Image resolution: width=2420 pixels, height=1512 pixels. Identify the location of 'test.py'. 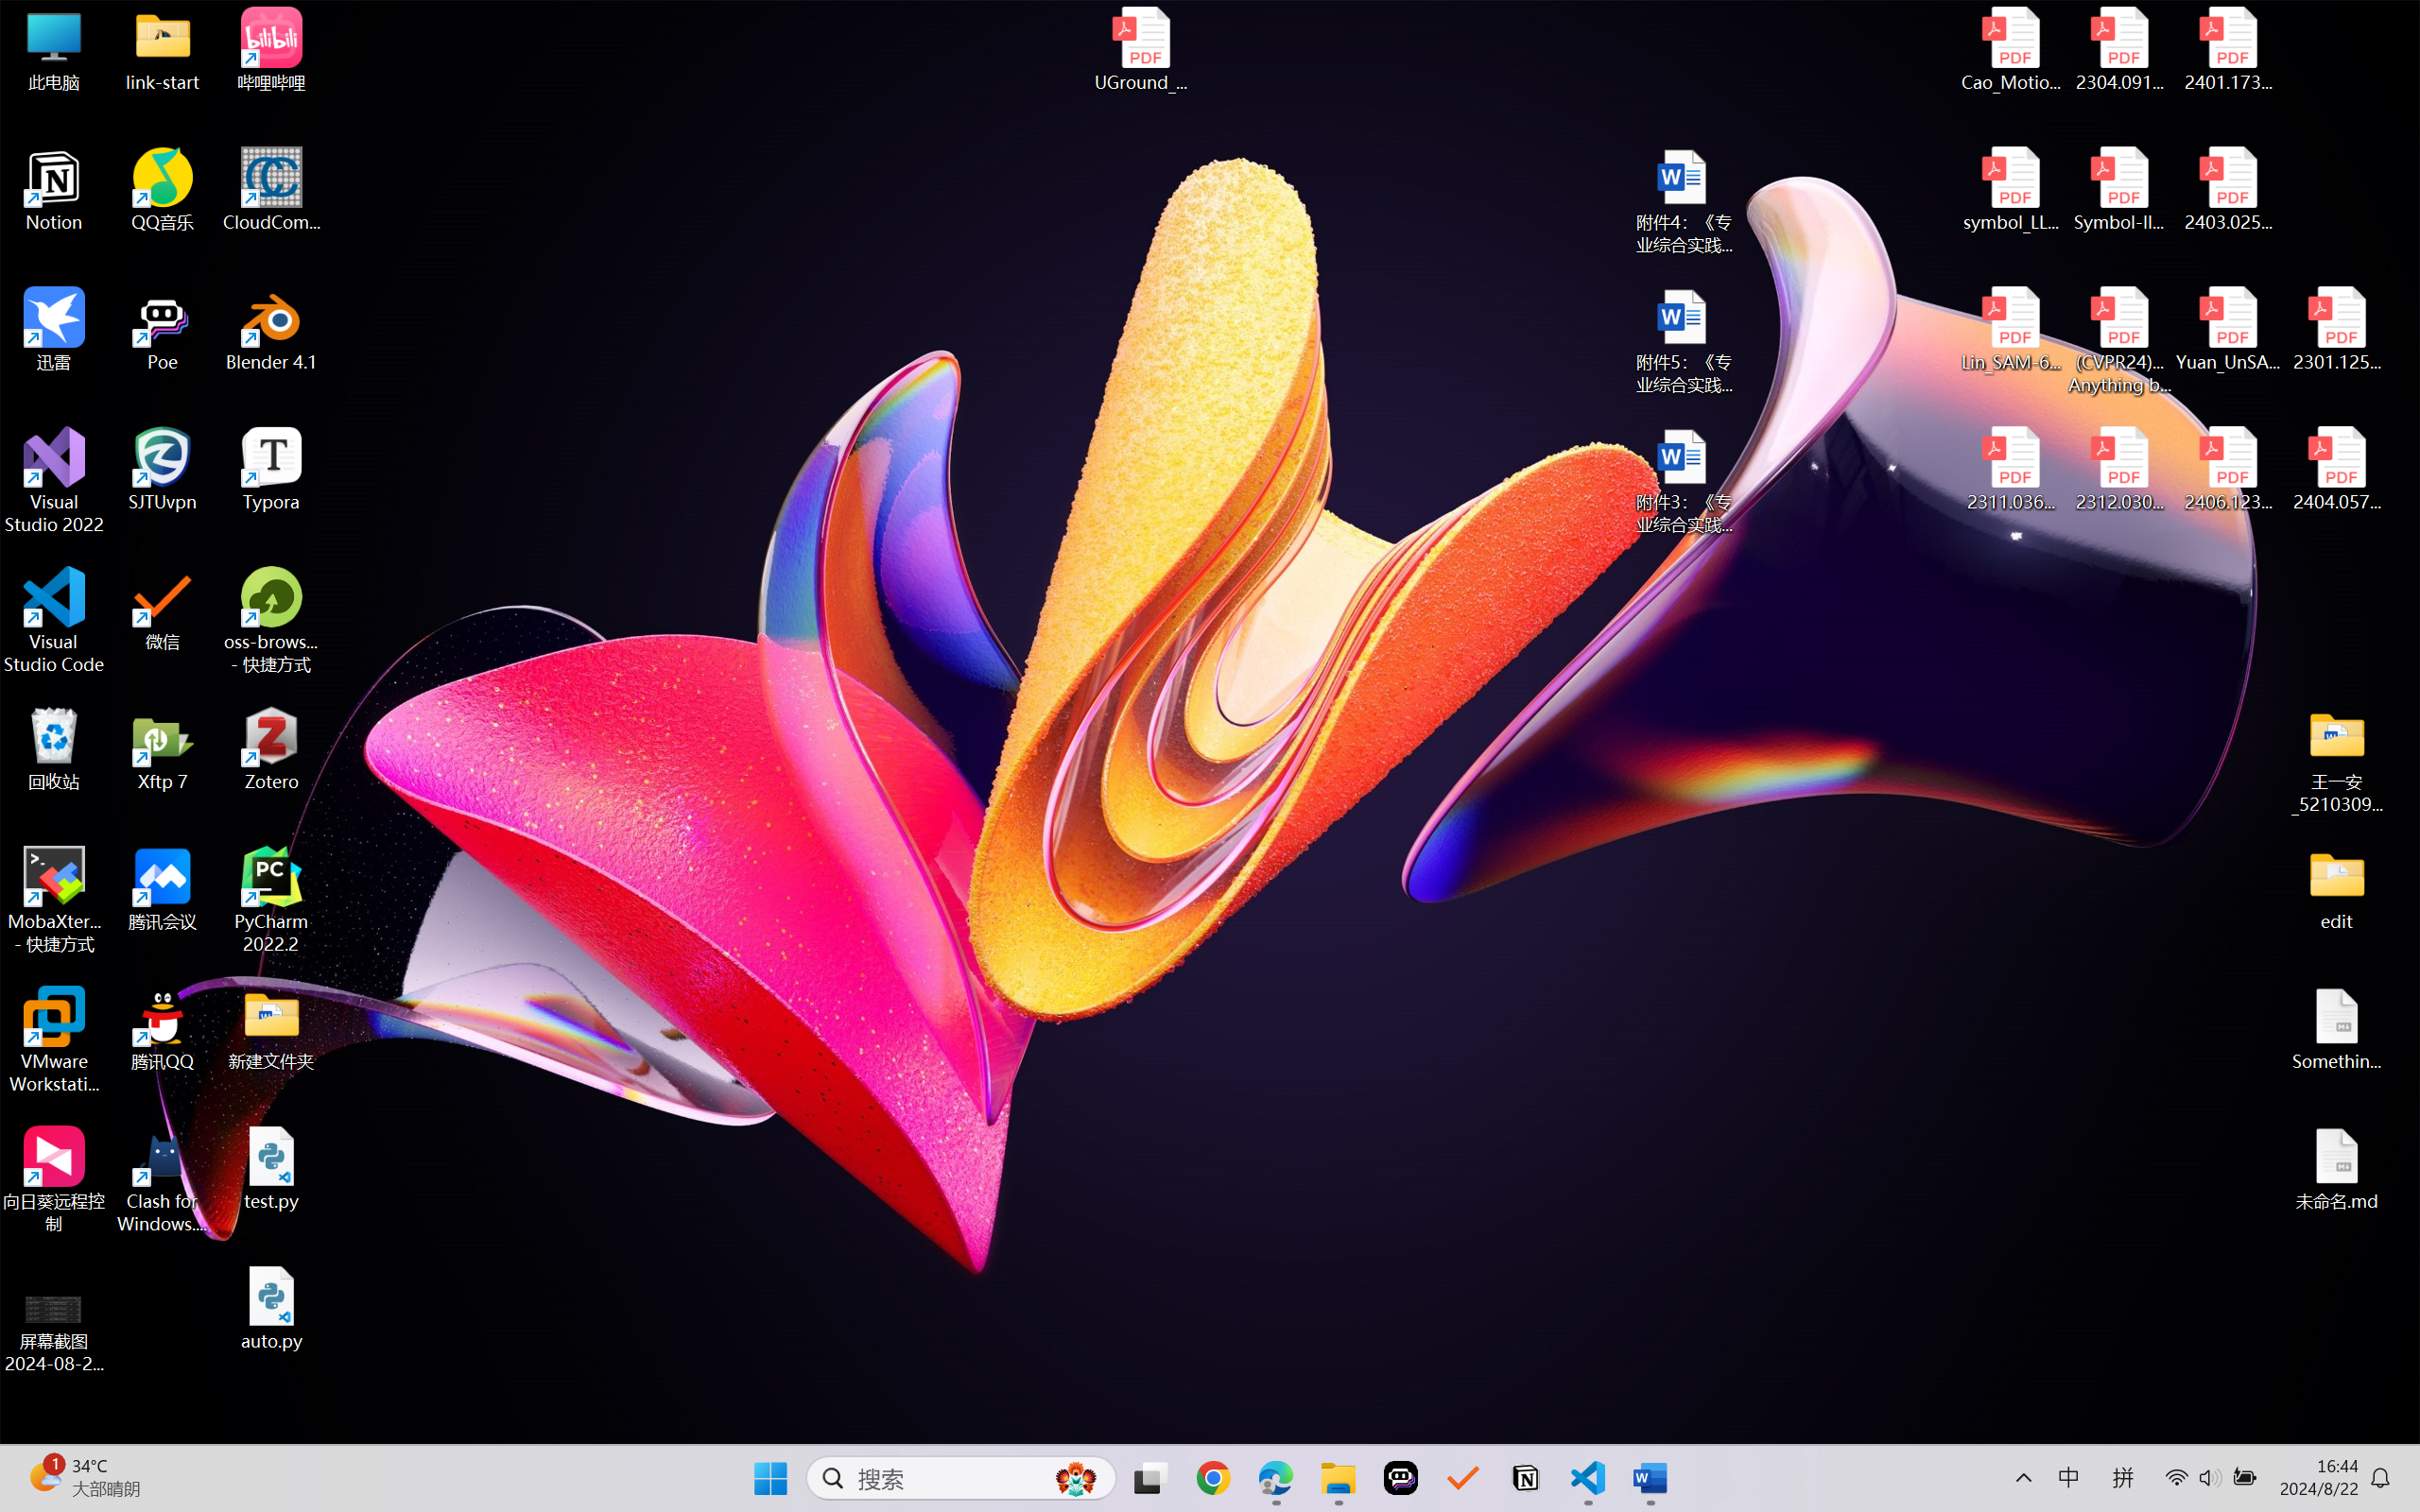
(271, 1167).